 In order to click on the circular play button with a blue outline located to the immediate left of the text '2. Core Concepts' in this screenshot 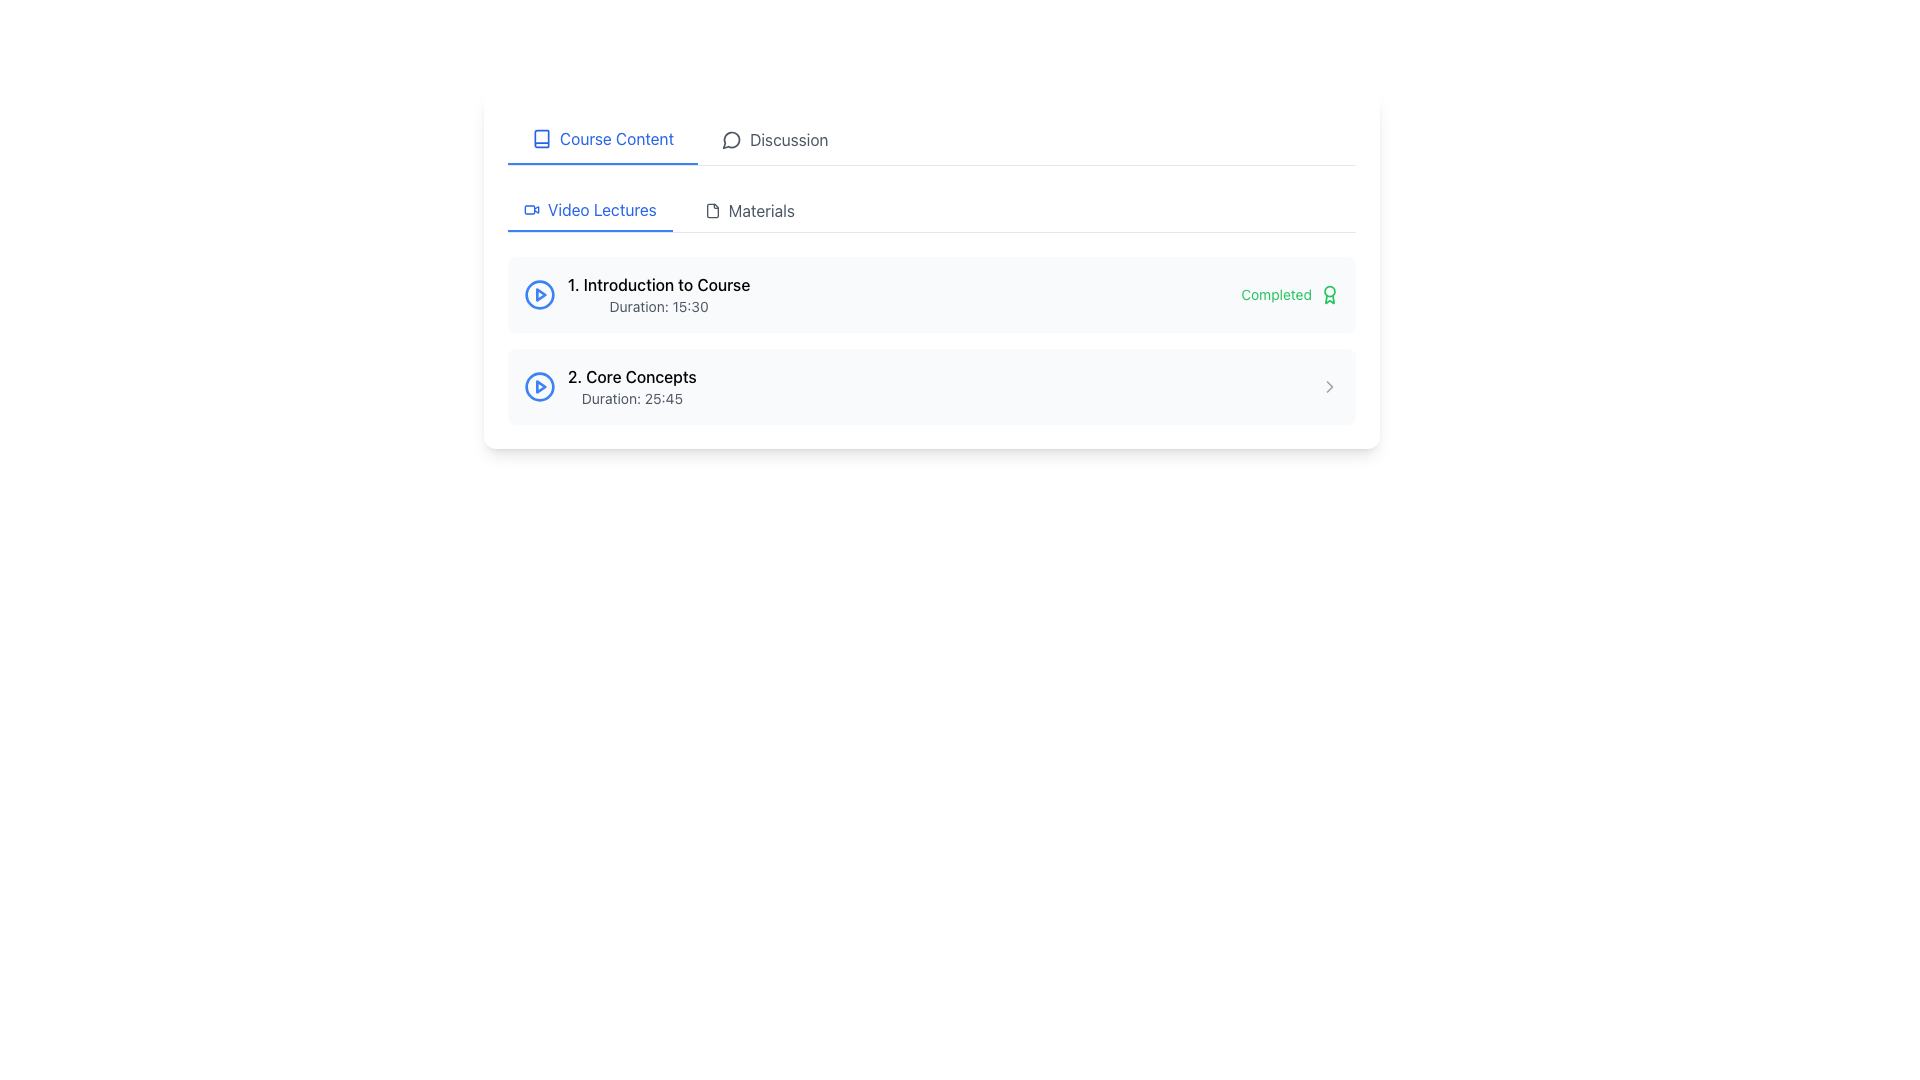, I will do `click(539, 386)`.